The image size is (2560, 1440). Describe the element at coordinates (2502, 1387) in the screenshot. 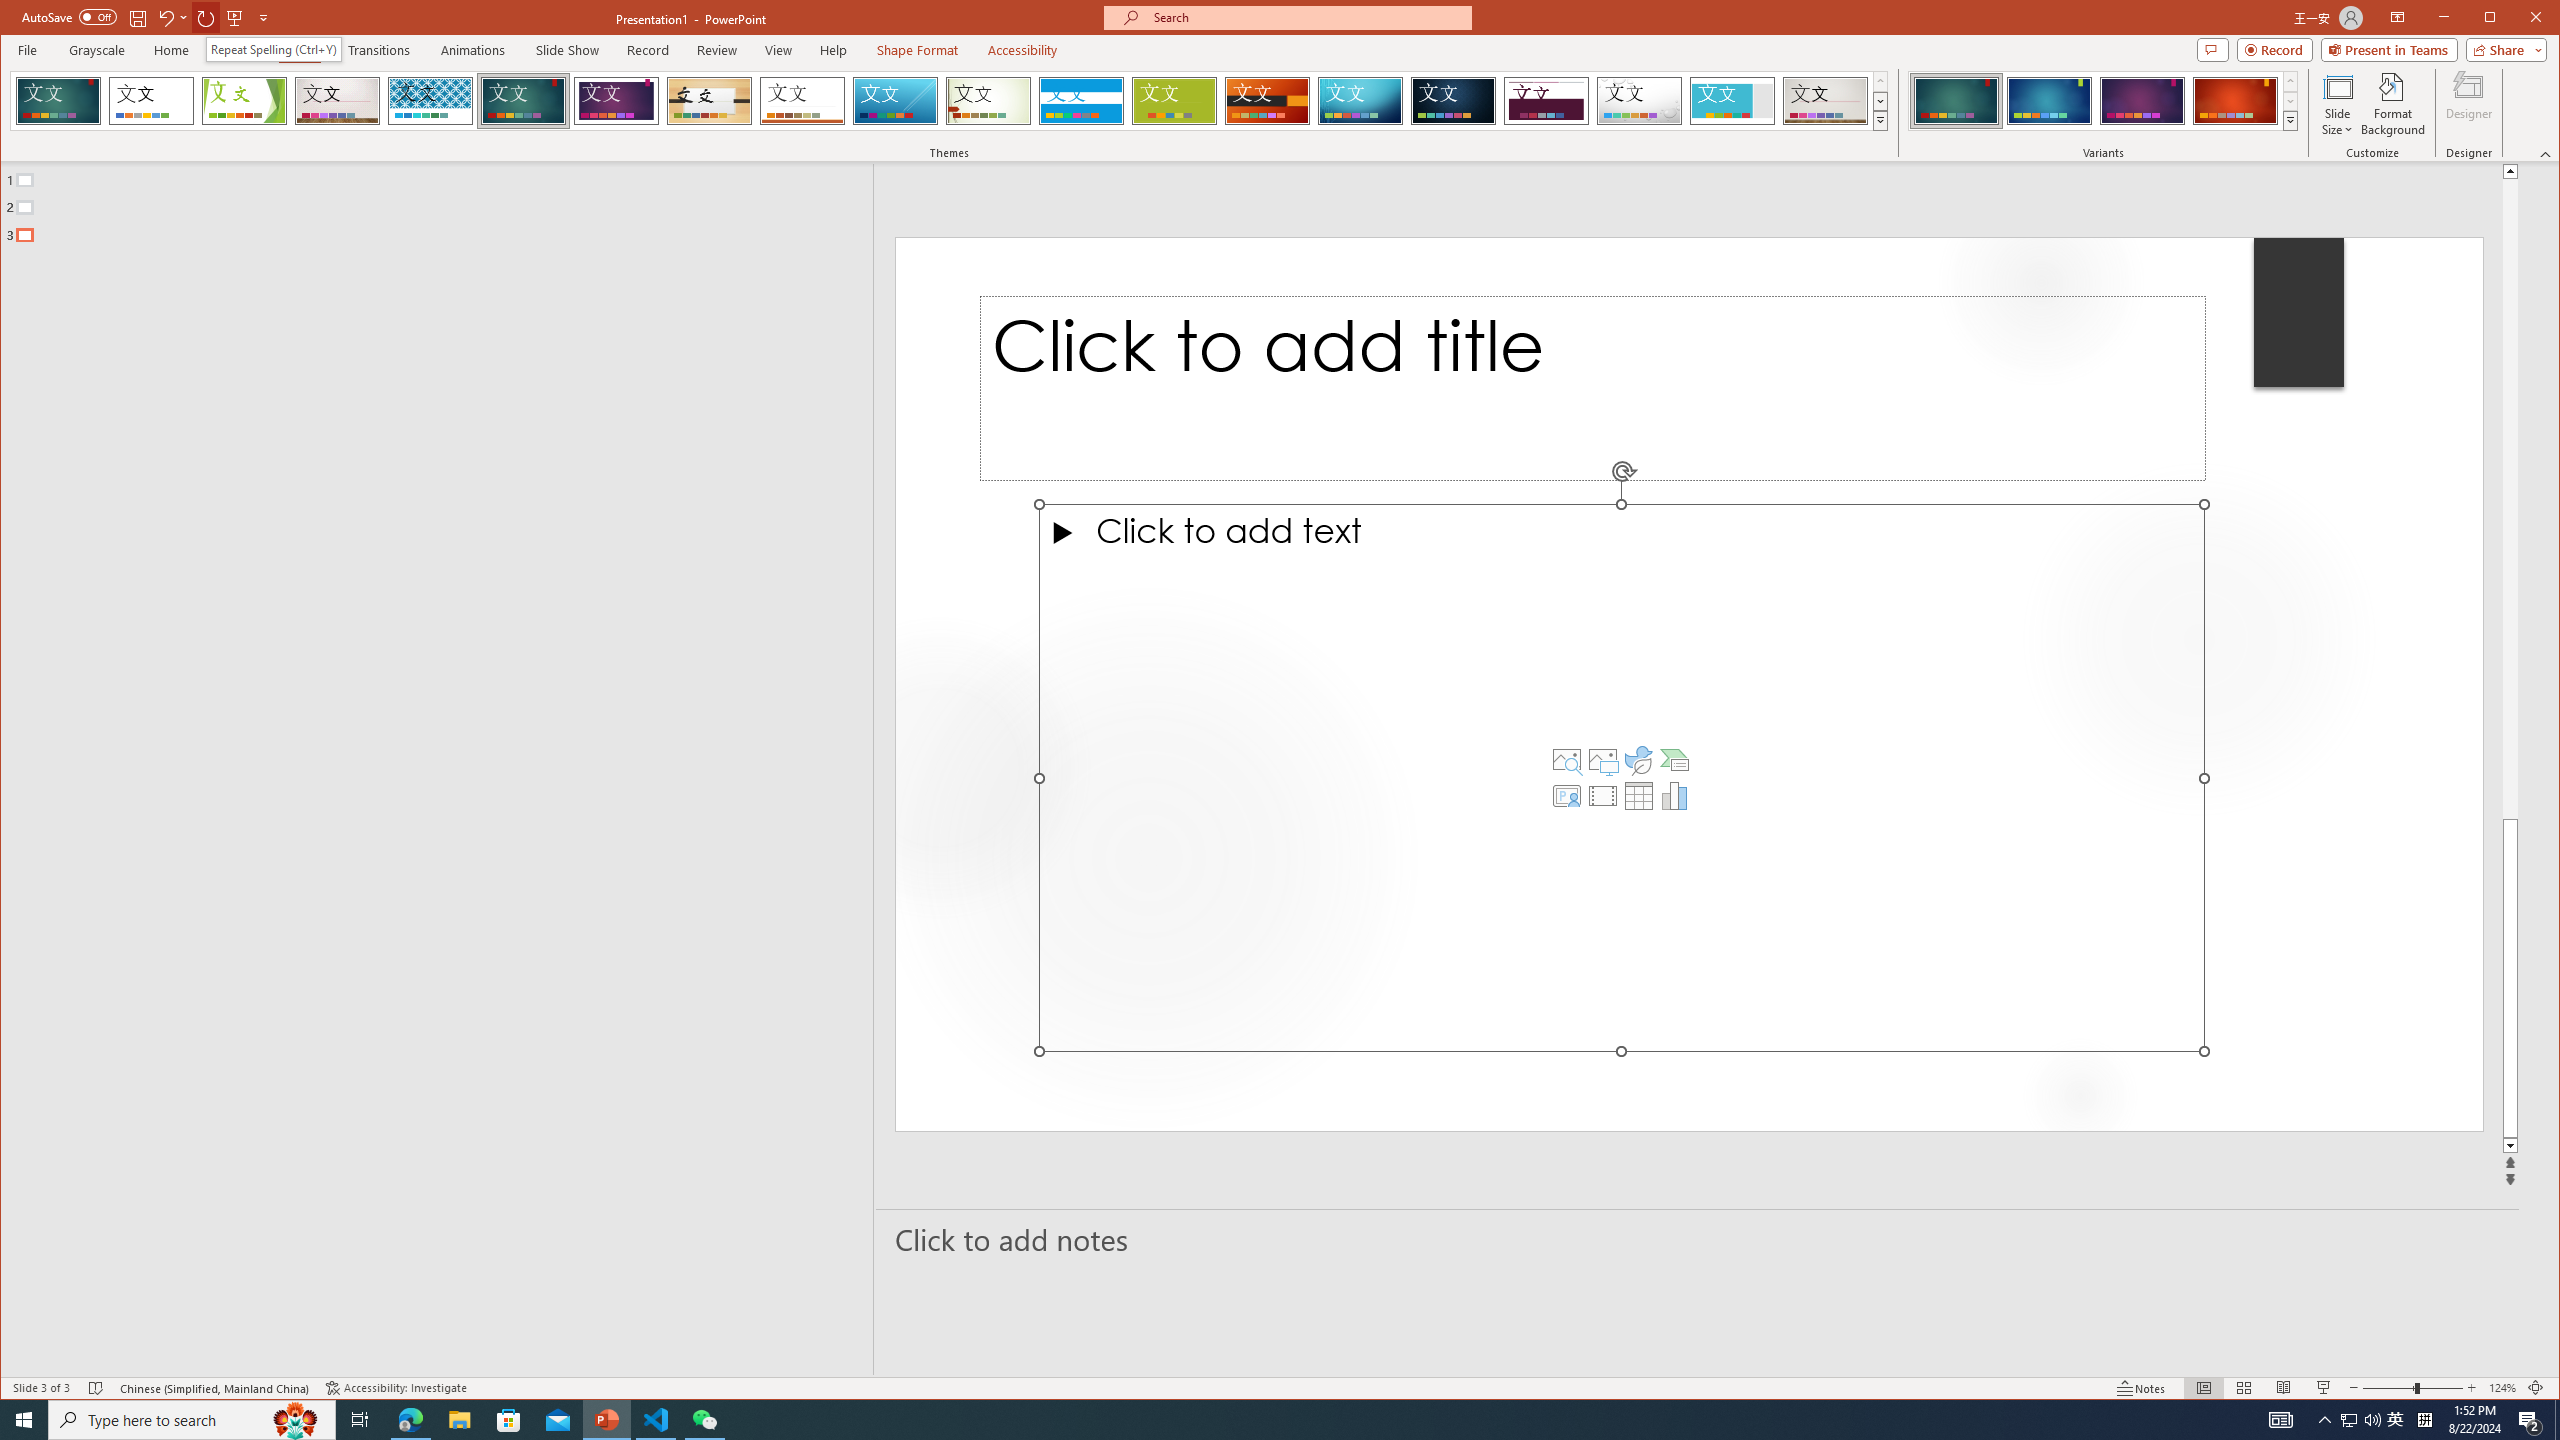

I see `'Zoom 124%'` at that location.